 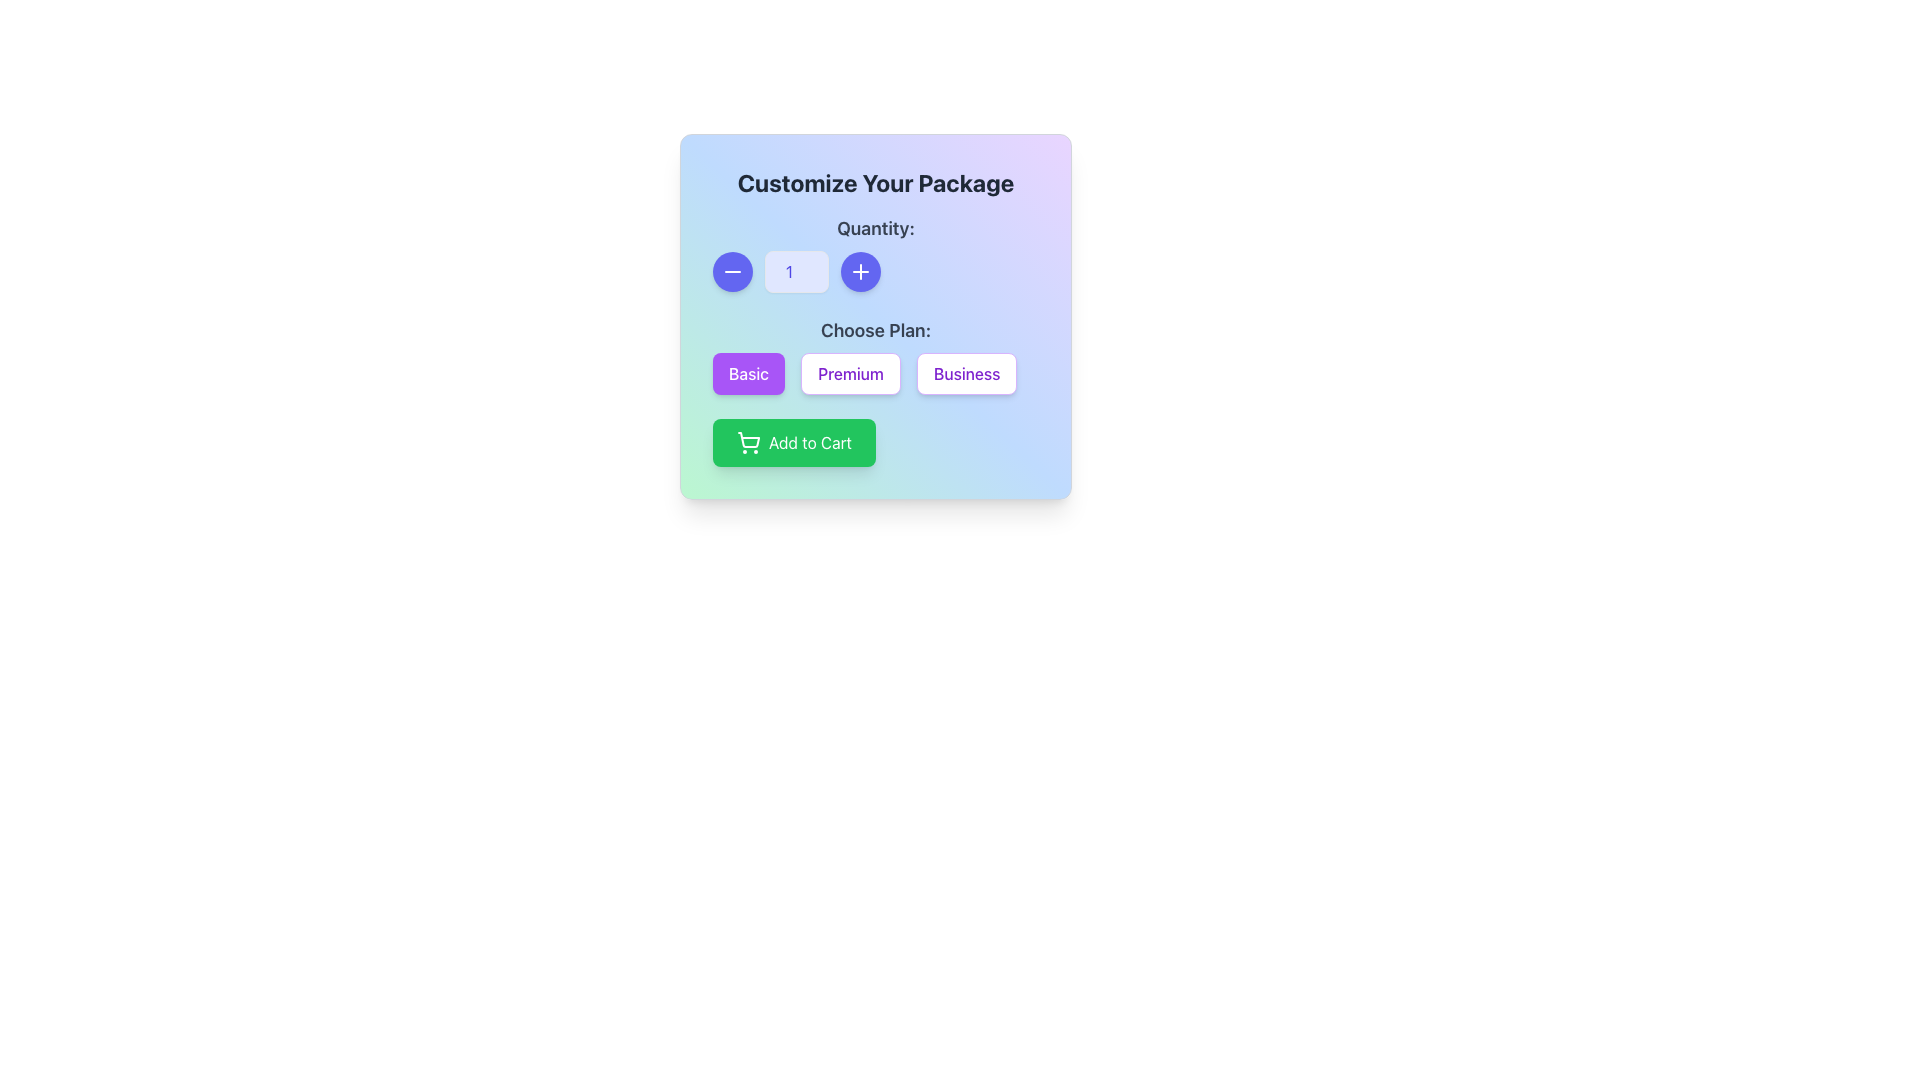 I want to click on text of the label 'Quantity:' which is displayed in bold and gray color, located above the numerical input control in the quantity selection section, so click(x=875, y=227).